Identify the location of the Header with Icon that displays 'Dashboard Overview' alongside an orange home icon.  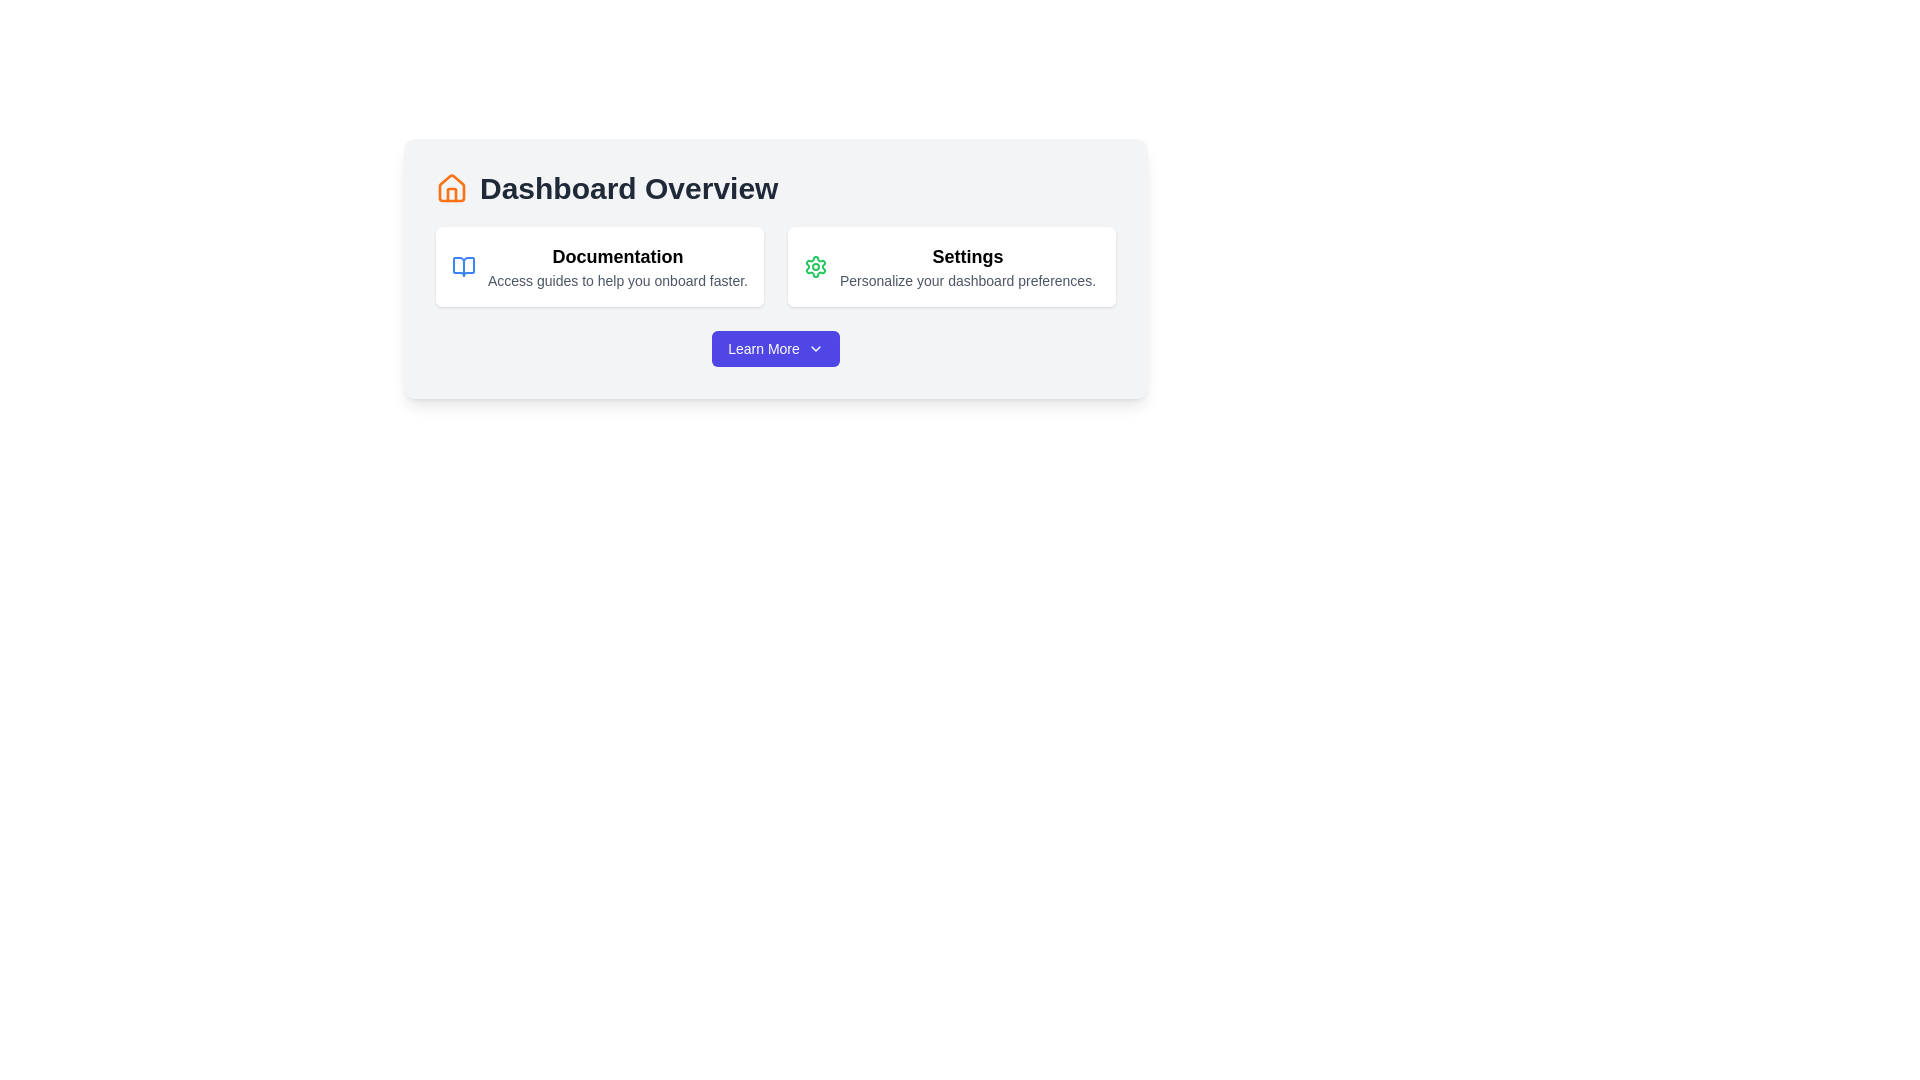
(775, 189).